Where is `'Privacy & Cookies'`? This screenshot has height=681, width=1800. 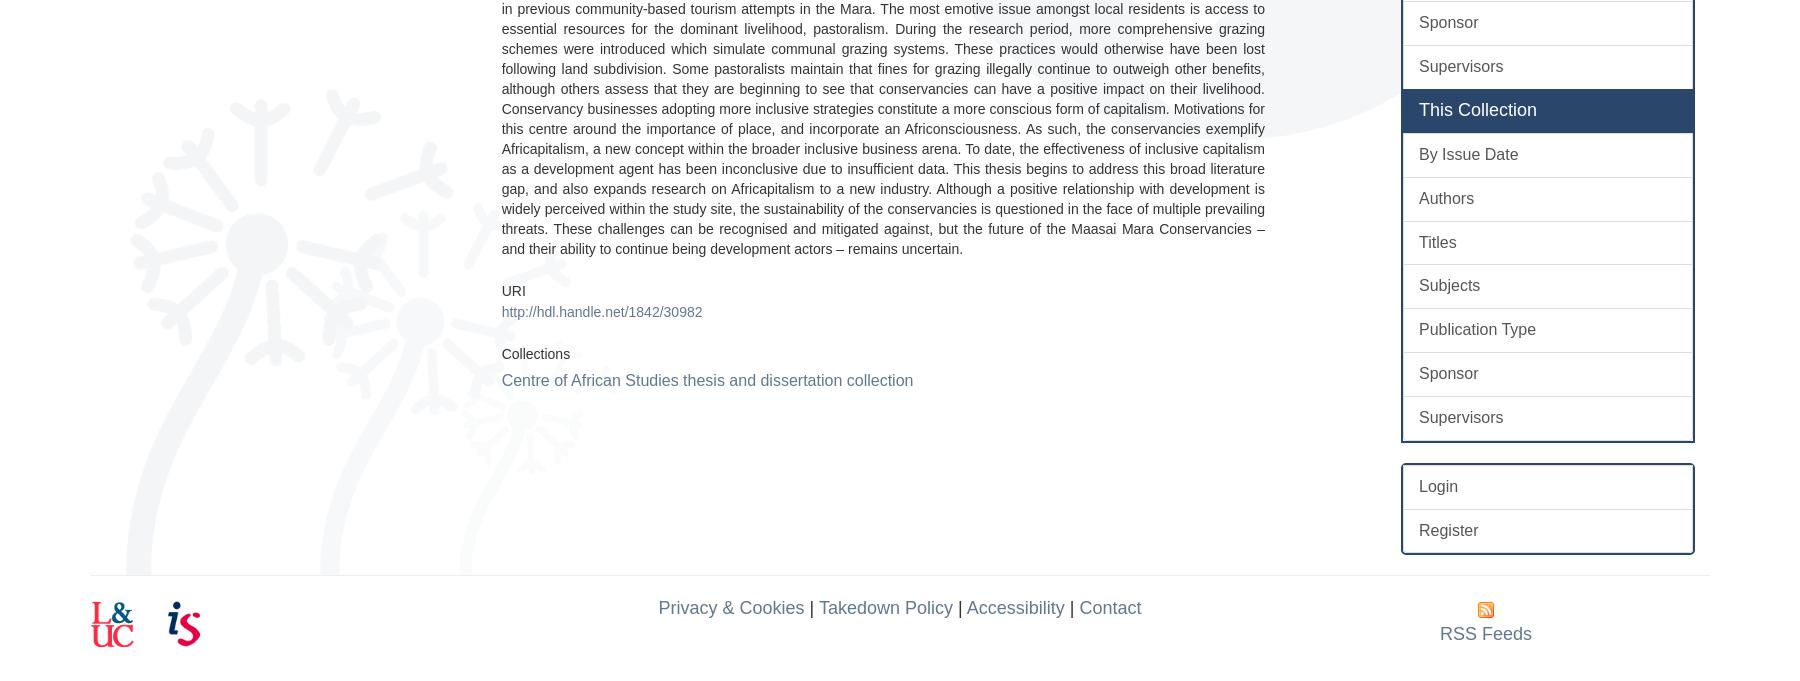 'Privacy & Cookies' is located at coordinates (729, 606).